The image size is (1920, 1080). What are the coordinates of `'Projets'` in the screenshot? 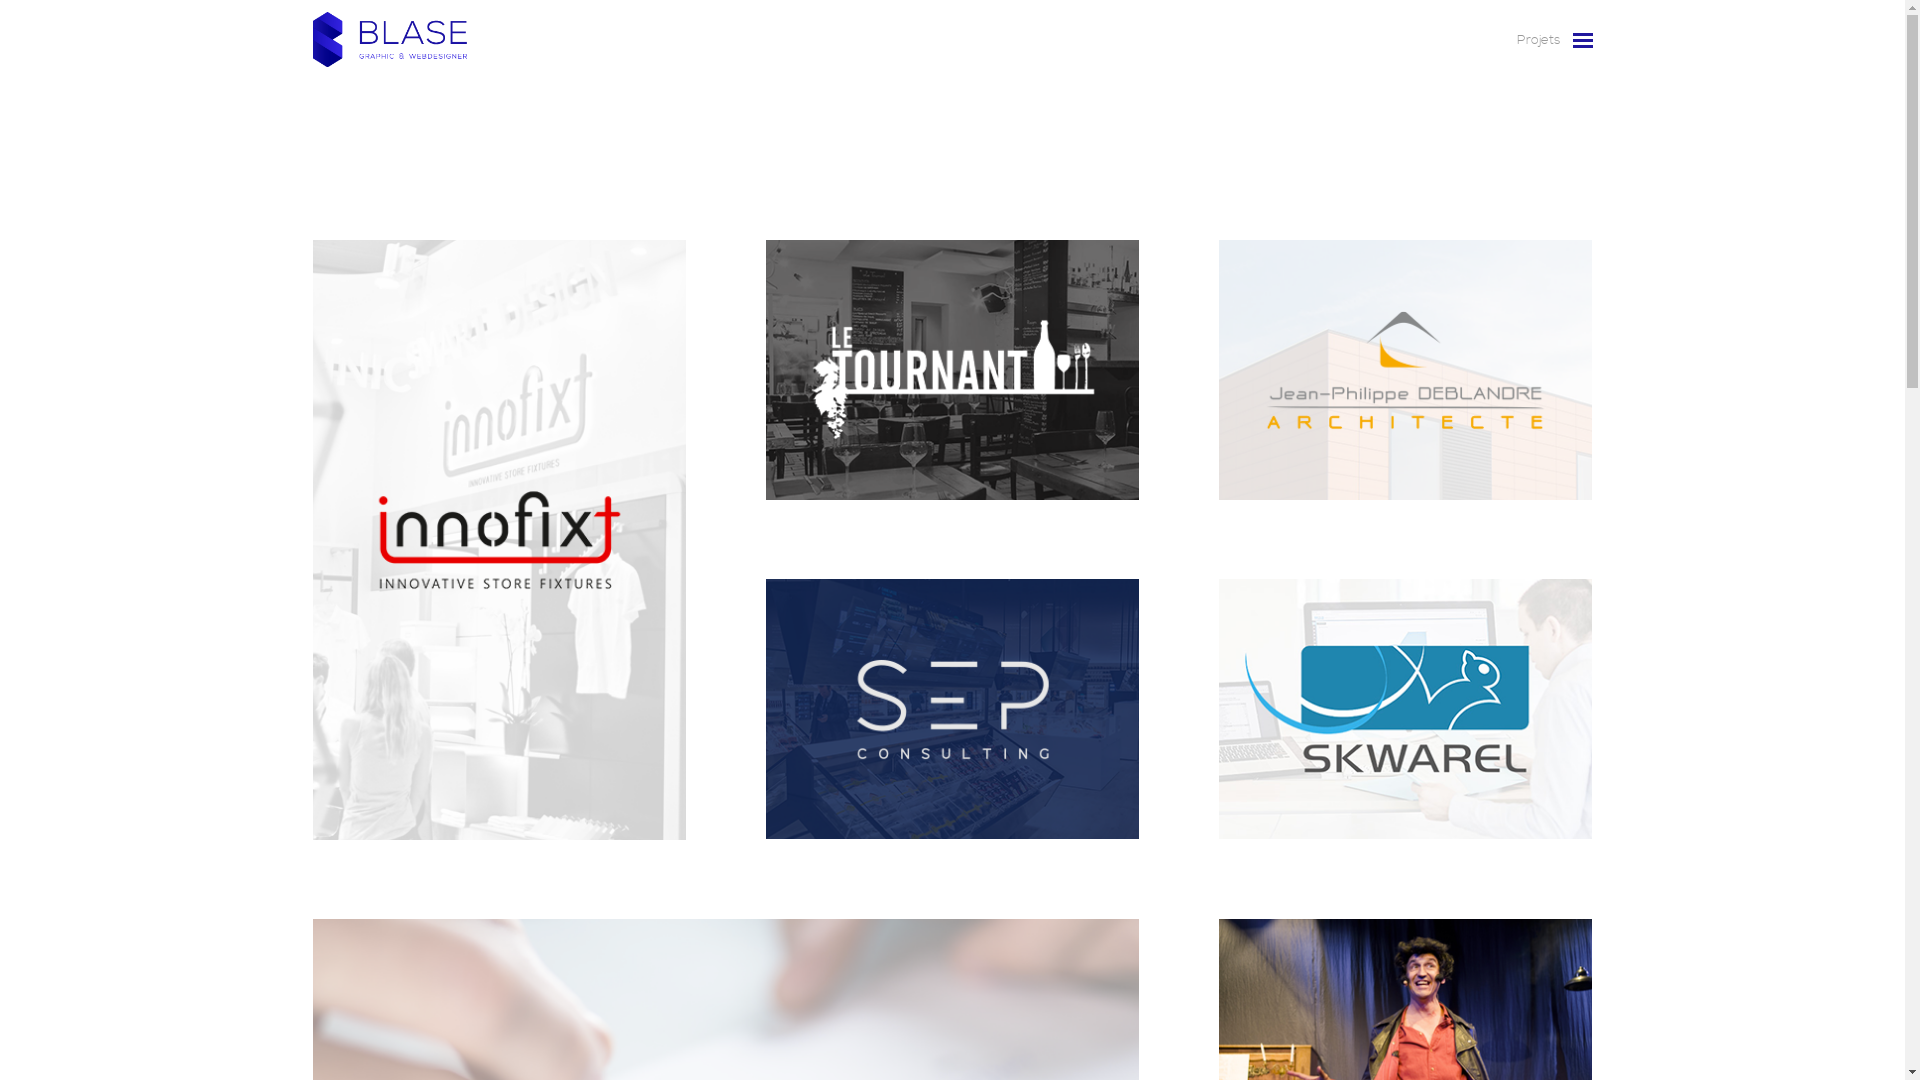 It's located at (1506, 39).